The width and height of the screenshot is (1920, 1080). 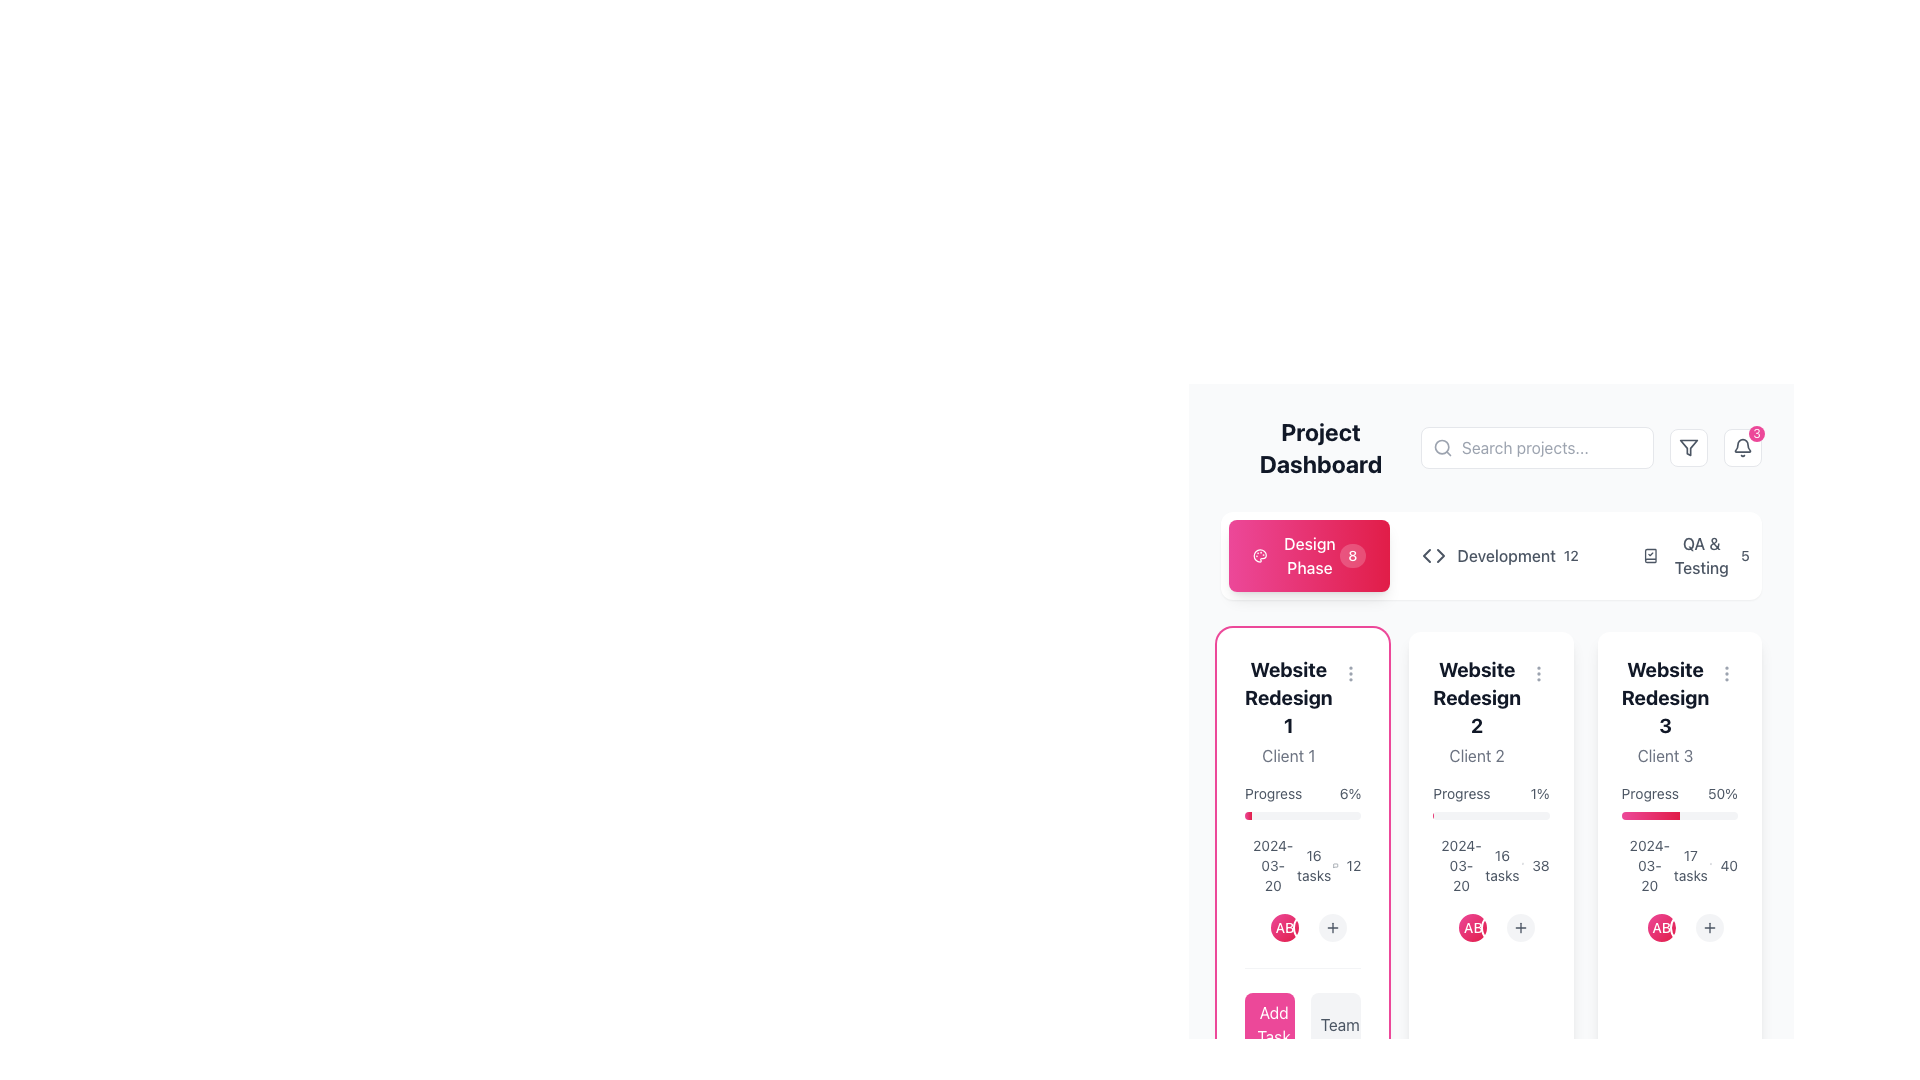 I want to click on around the header element that displays 'Website Redesign 2' and 'Client 2' in the 'Design Phase' section of the UI, so click(x=1477, y=711).